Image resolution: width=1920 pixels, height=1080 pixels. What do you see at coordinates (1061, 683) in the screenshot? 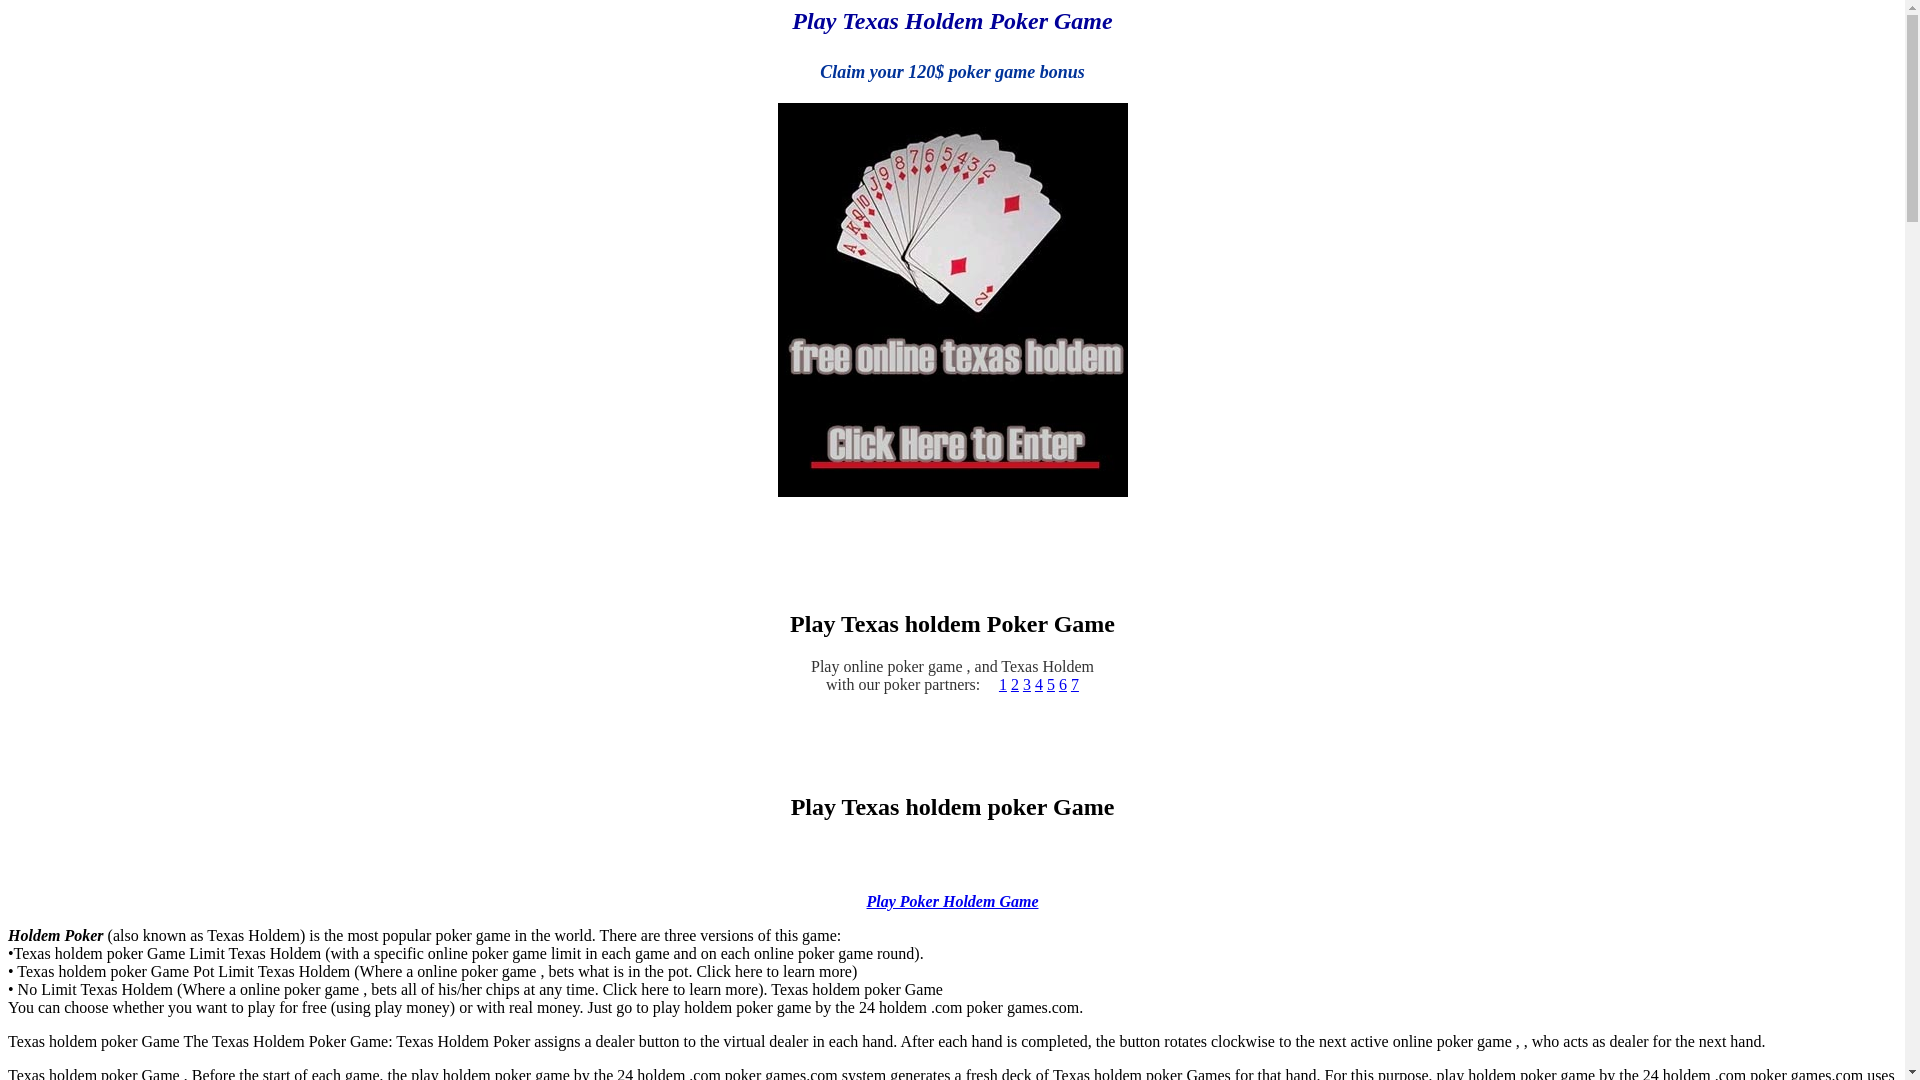
I see `'6'` at bounding box center [1061, 683].